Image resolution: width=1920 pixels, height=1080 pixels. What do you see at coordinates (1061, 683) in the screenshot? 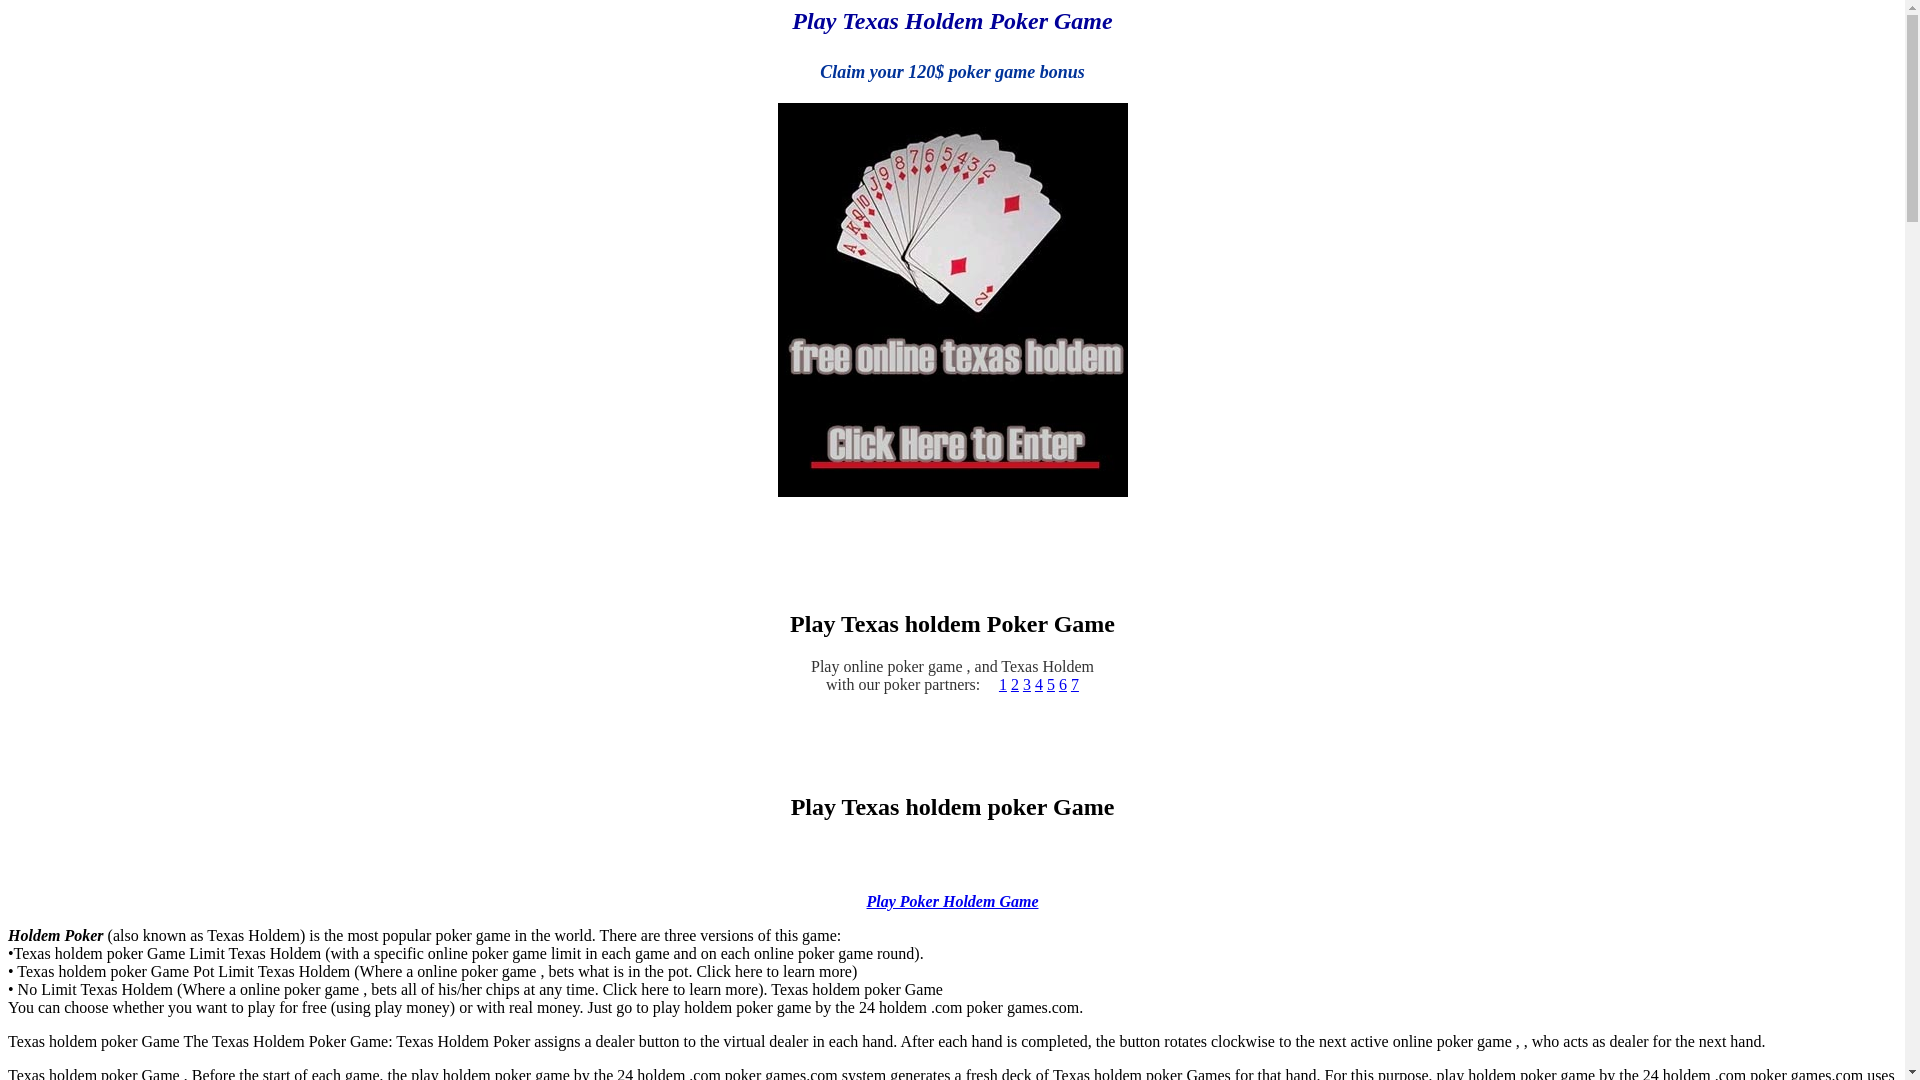
I see `'6'` at bounding box center [1061, 683].